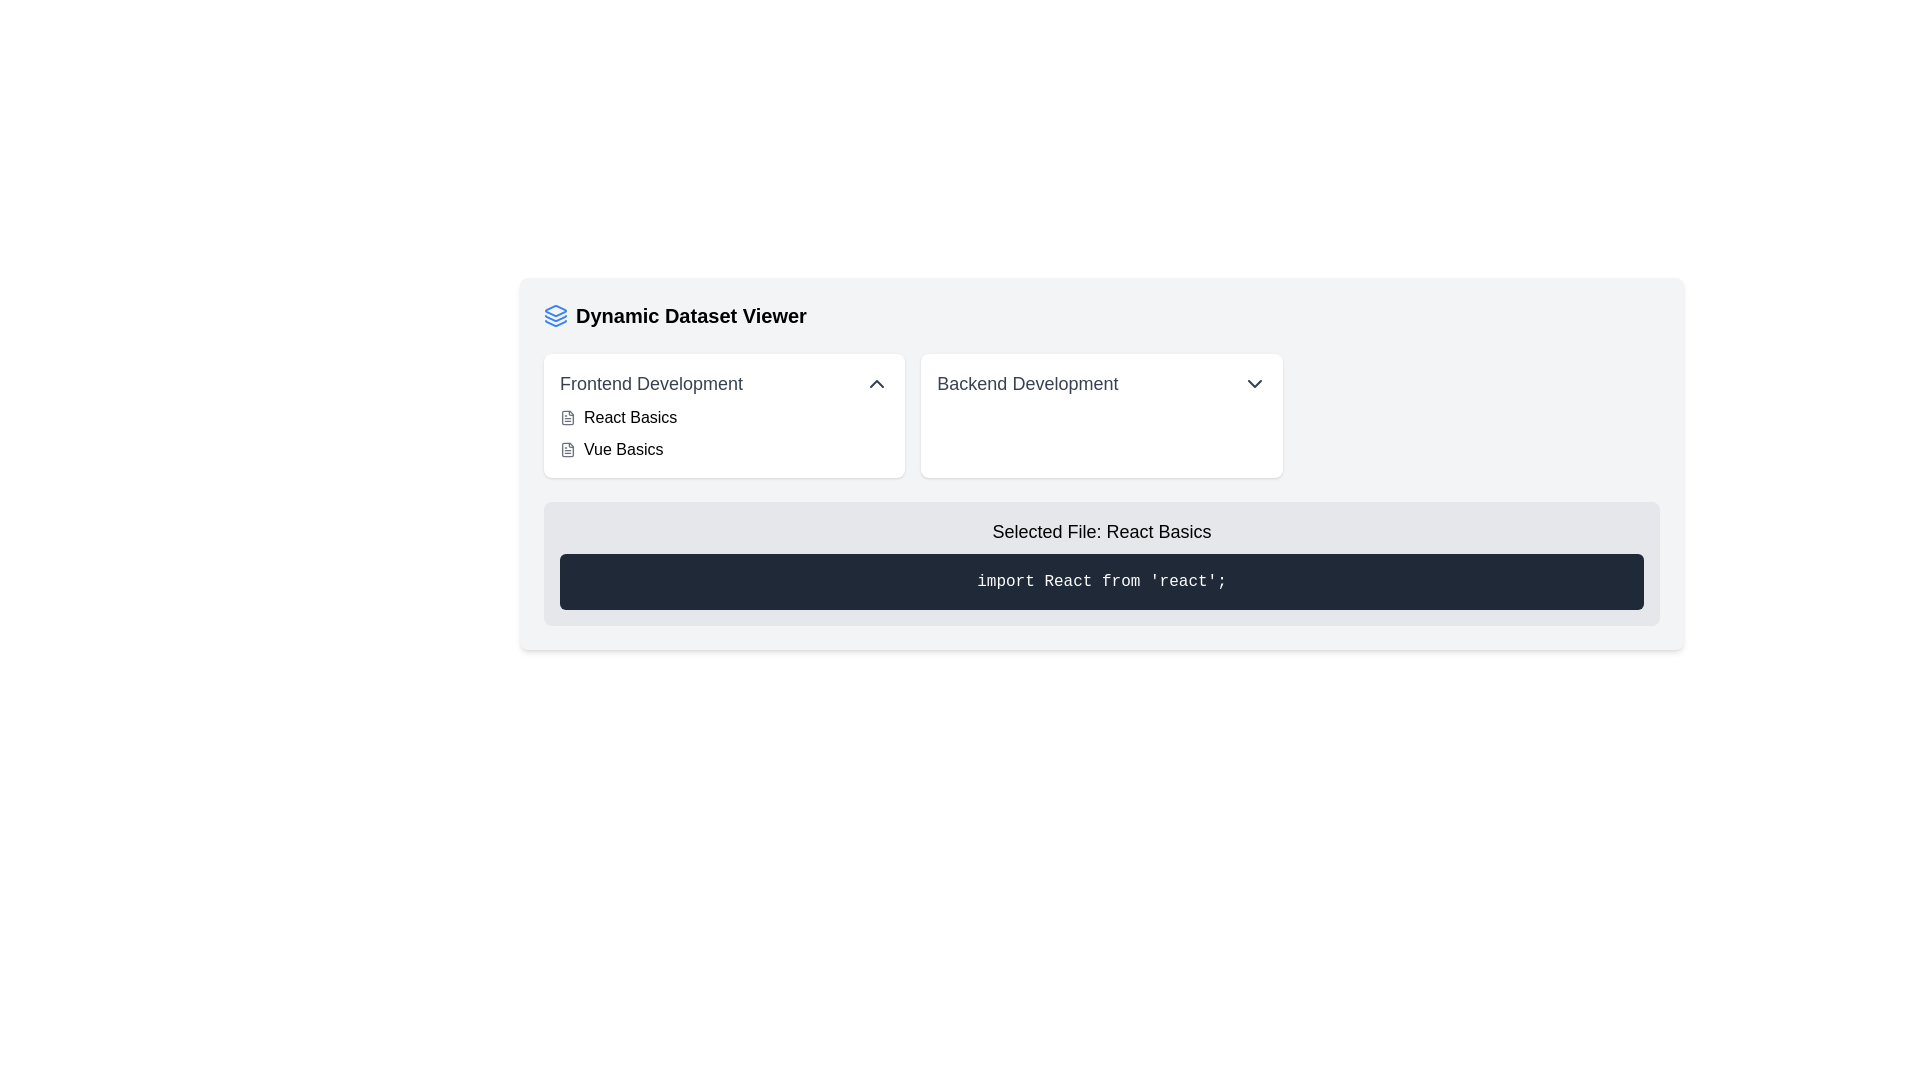 This screenshot has height=1080, width=1920. Describe the element at coordinates (1253, 384) in the screenshot. I see `the chevron icon located on the right edge of the 'Backend Development' section title` at that location.